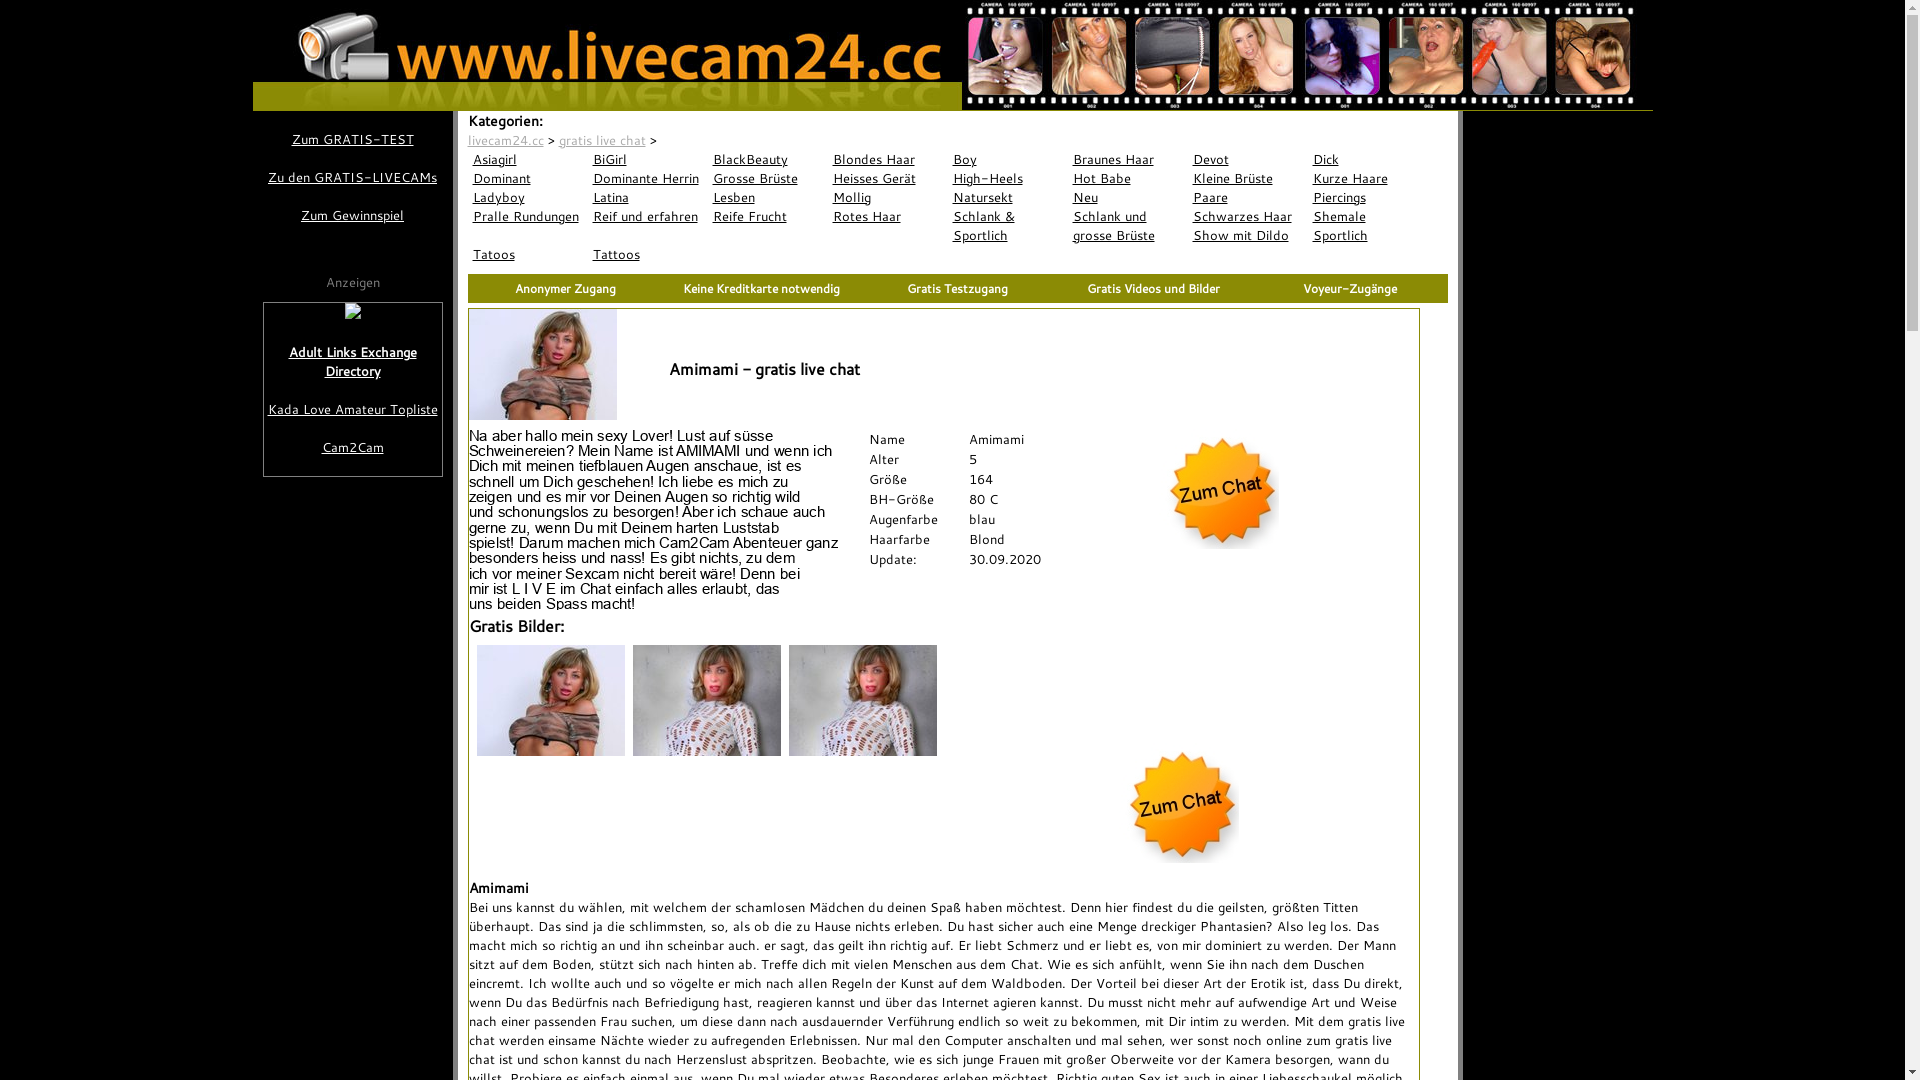 The height and width of the screenshot is (1080, 1920). Describe the element at coordinates (353, 408) in the screenshot. I see `'Kada Love Amateur Topliste'` at that location.